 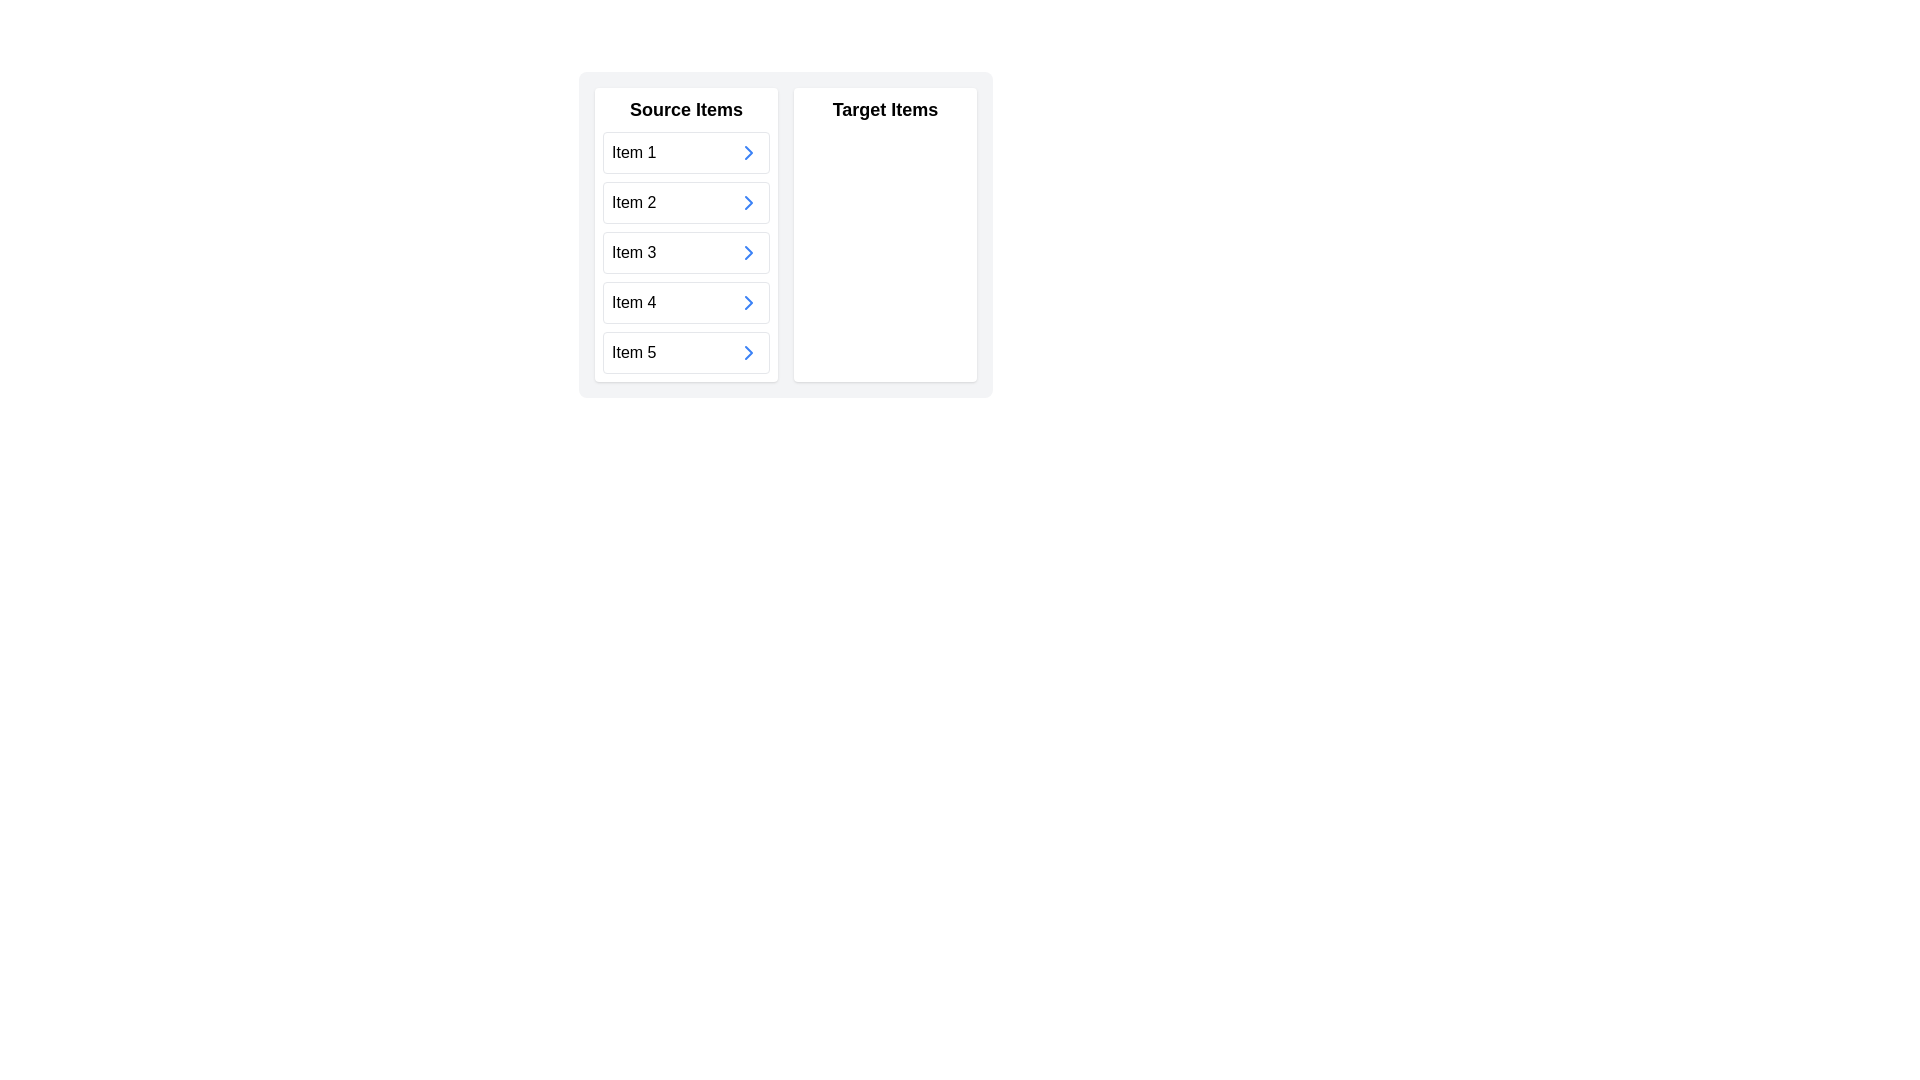 What do you see at coordinates (747, 252) in the screenshot?
I see `the rightward-facing arrow icon in the 'Item 3' row` at bounding box center [747, 252].